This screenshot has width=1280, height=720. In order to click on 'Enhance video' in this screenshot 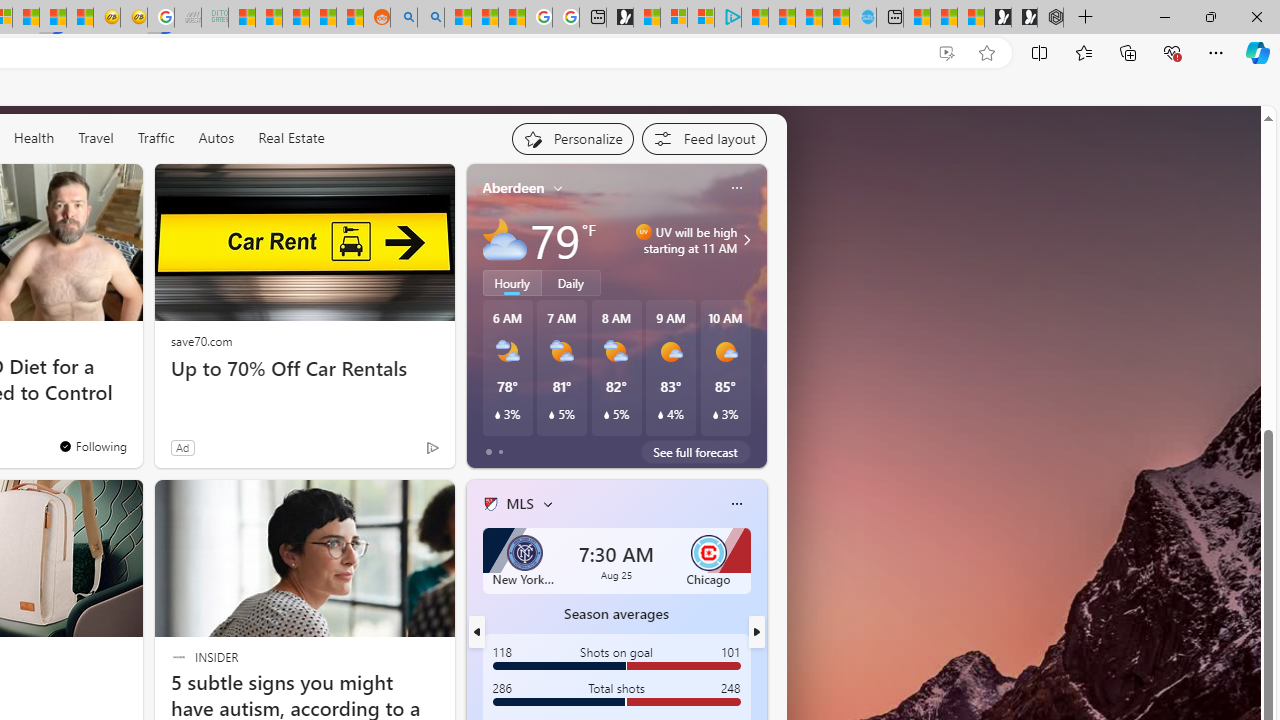, I will do `click(945, 52)`.